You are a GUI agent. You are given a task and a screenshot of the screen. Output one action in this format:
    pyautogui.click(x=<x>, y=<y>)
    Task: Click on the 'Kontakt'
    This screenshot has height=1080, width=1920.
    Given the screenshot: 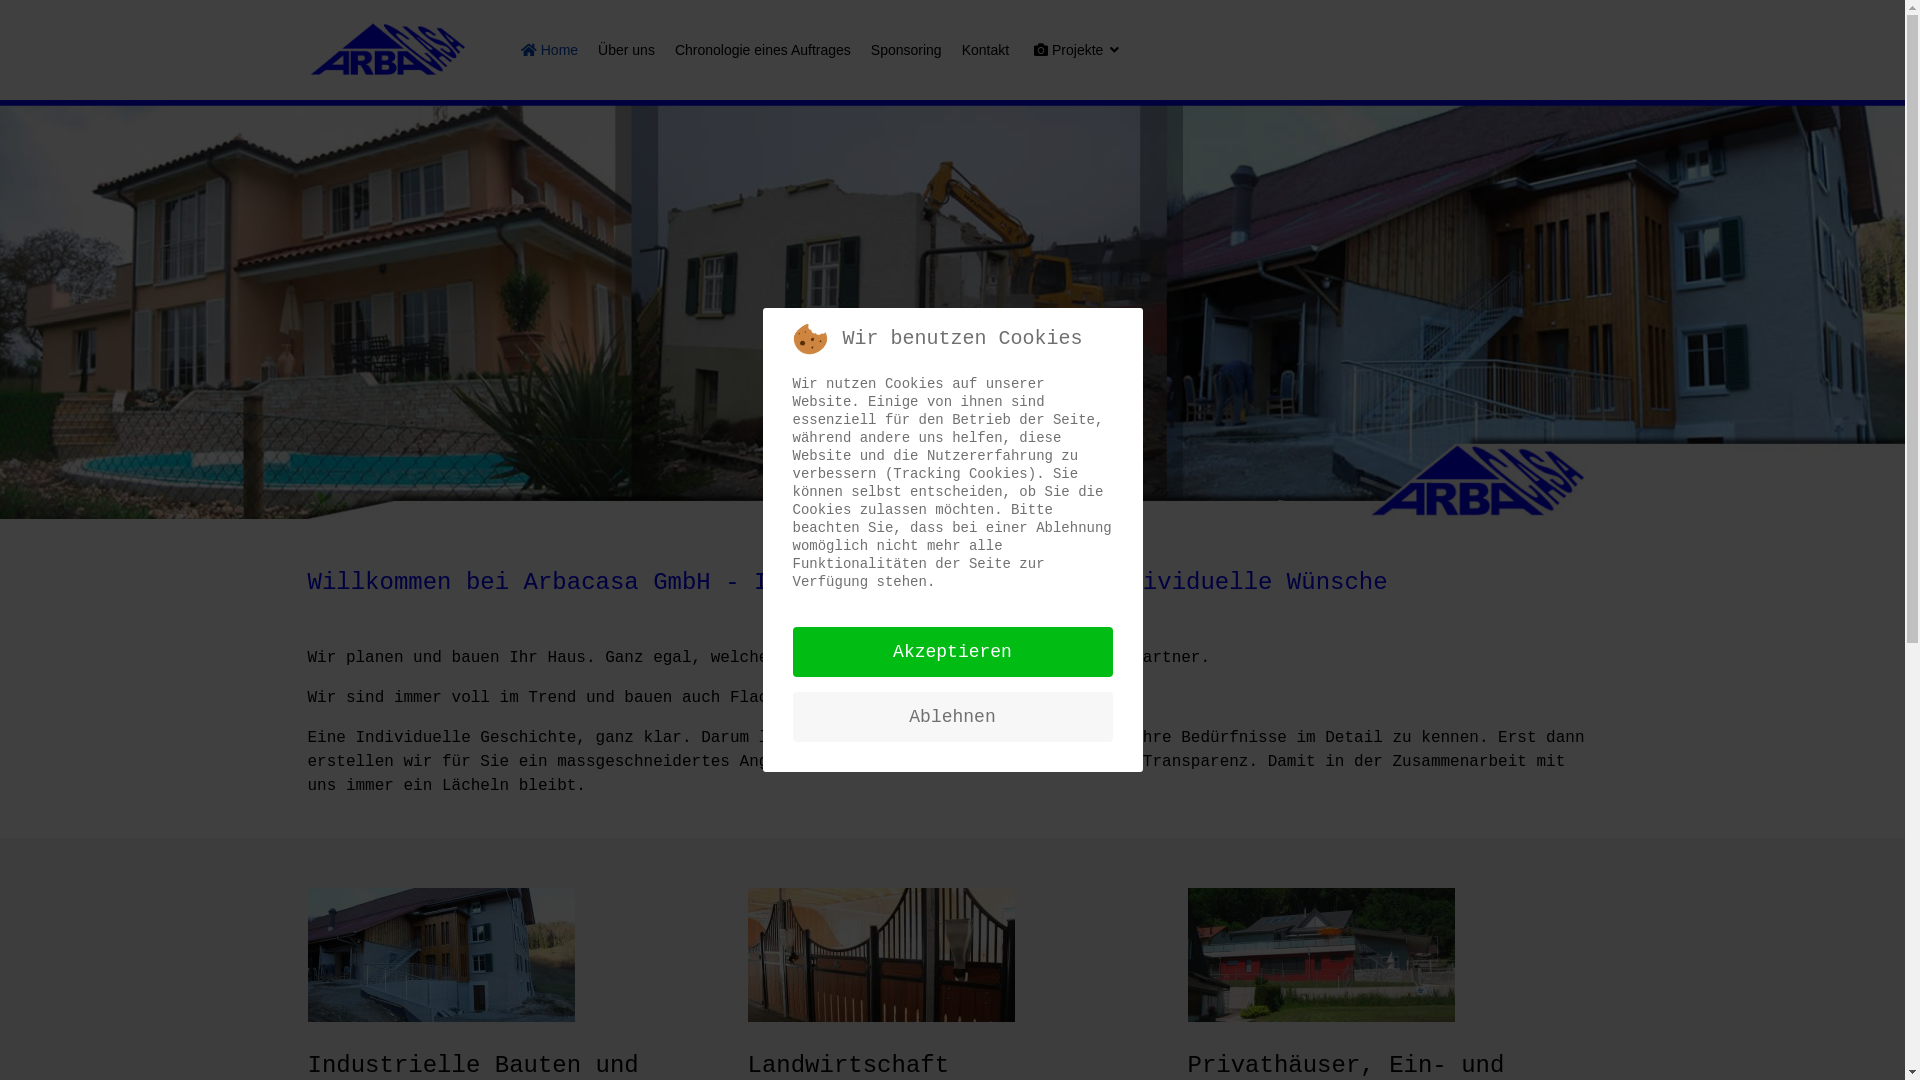 What is the action you would take?
    pyautogui.click(x=950, y=49)
    